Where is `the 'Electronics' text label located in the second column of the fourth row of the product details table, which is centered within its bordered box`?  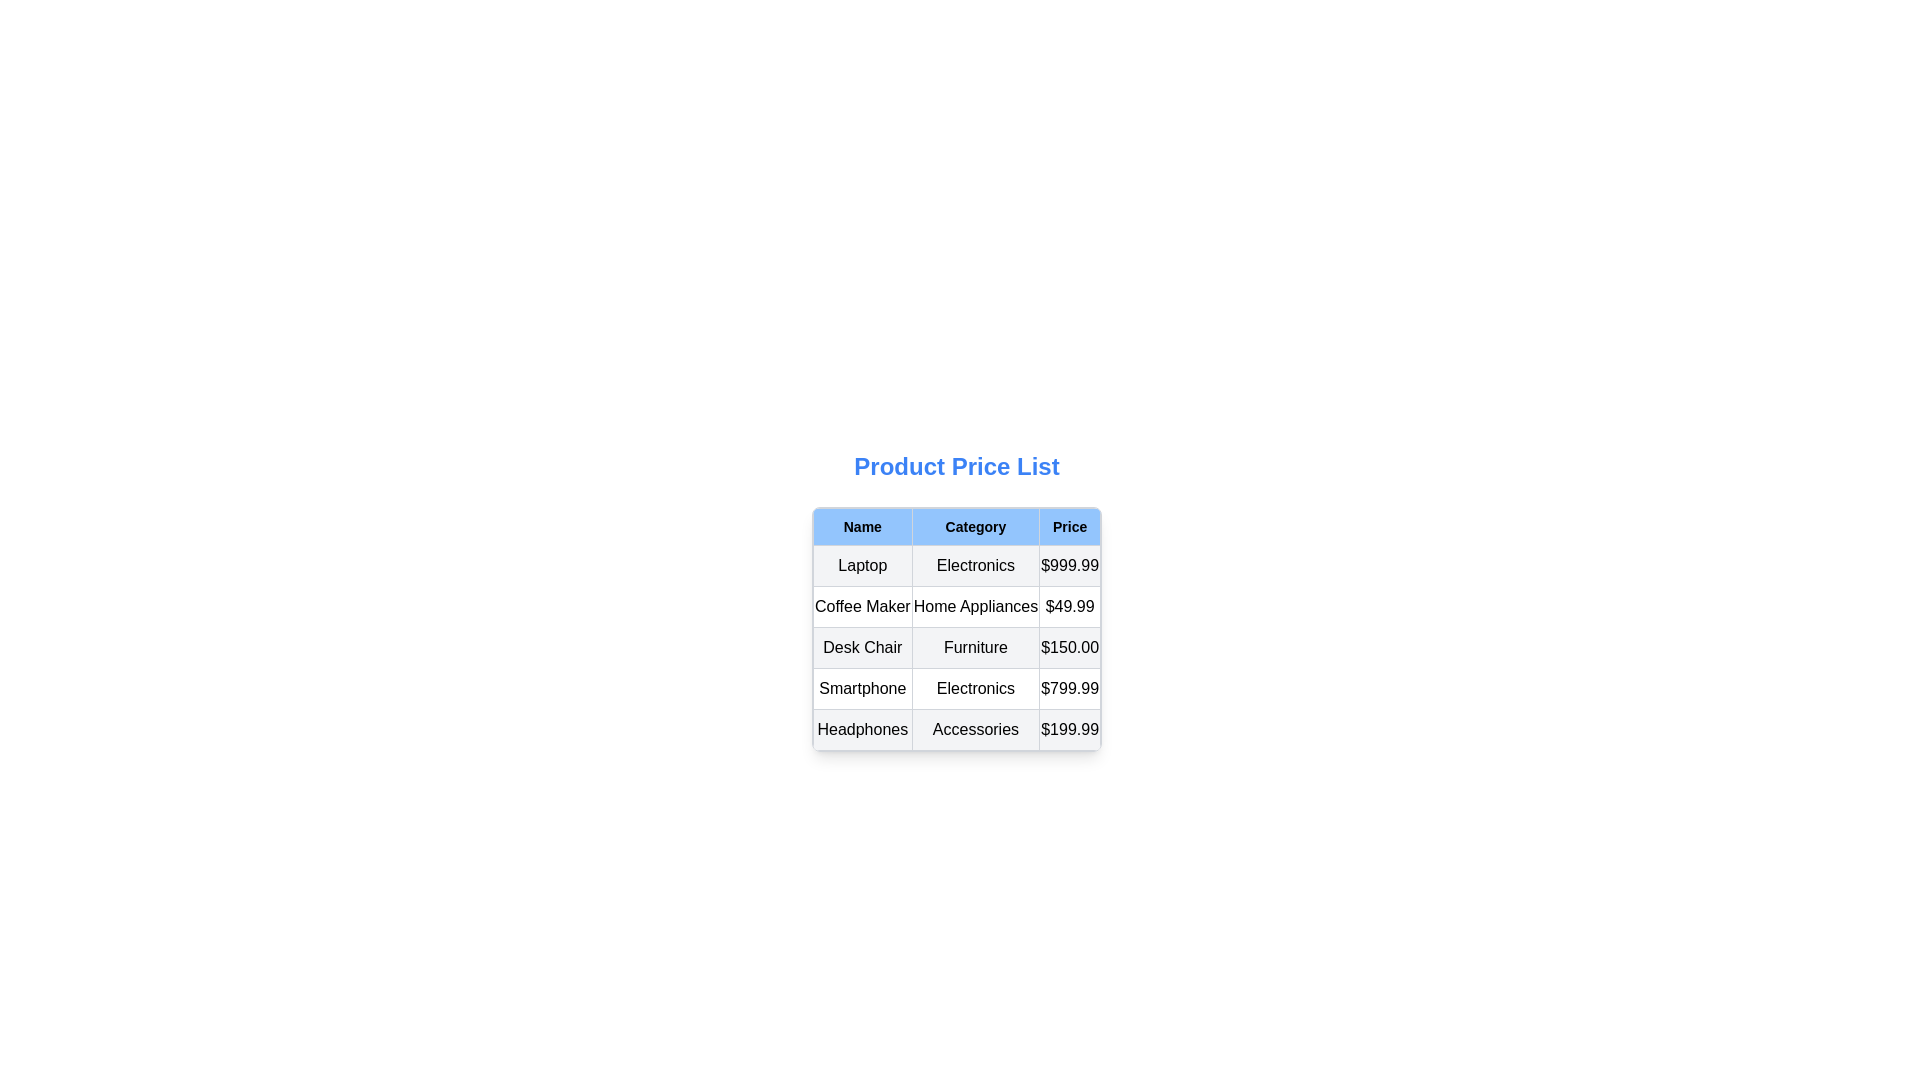 the 'Electronics' text label located in the second column of the fourth row of the product details table, which is centered within its bordered box is located at coordinates (975, 688).